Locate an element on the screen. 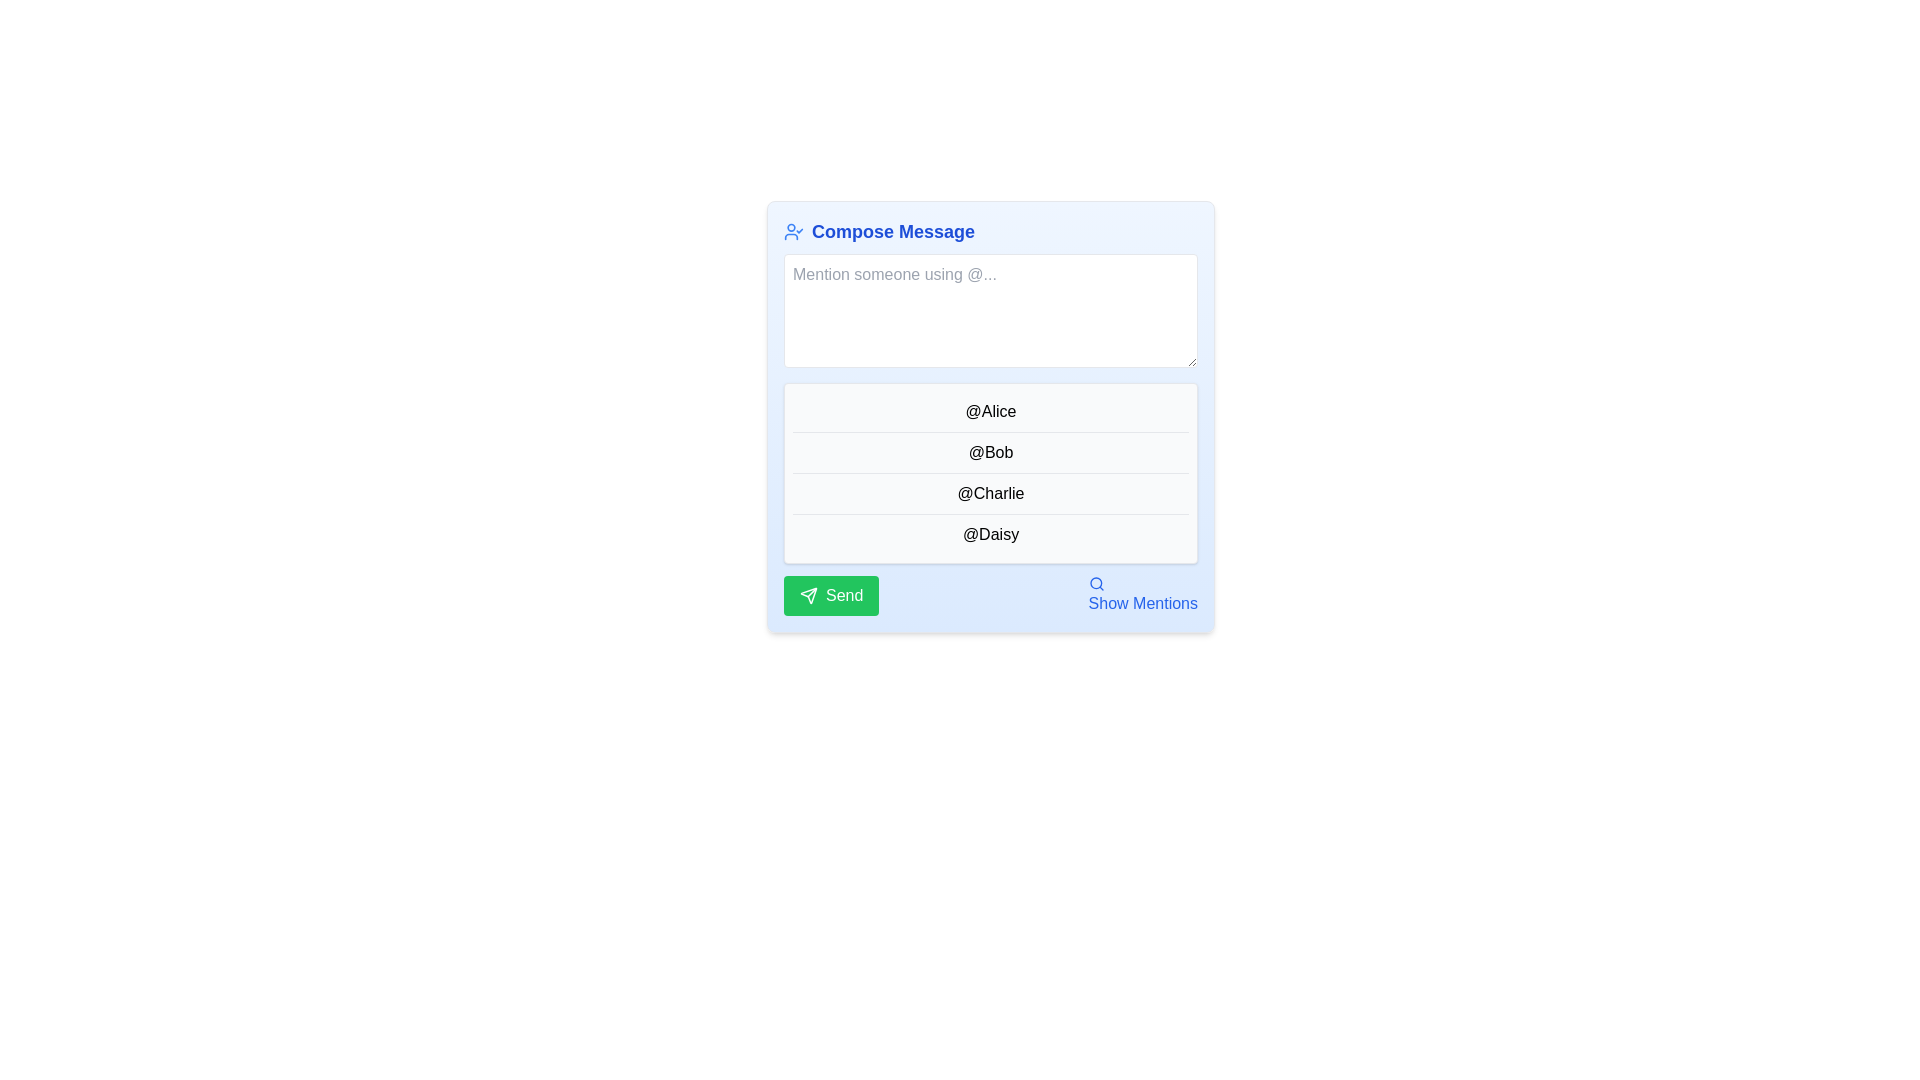 This screenshot has height=1080, width=1920. the Button or Link styled as a text component located in the bottom-right corner of the panel to observe style changes is located at coordinates (1143, 595).